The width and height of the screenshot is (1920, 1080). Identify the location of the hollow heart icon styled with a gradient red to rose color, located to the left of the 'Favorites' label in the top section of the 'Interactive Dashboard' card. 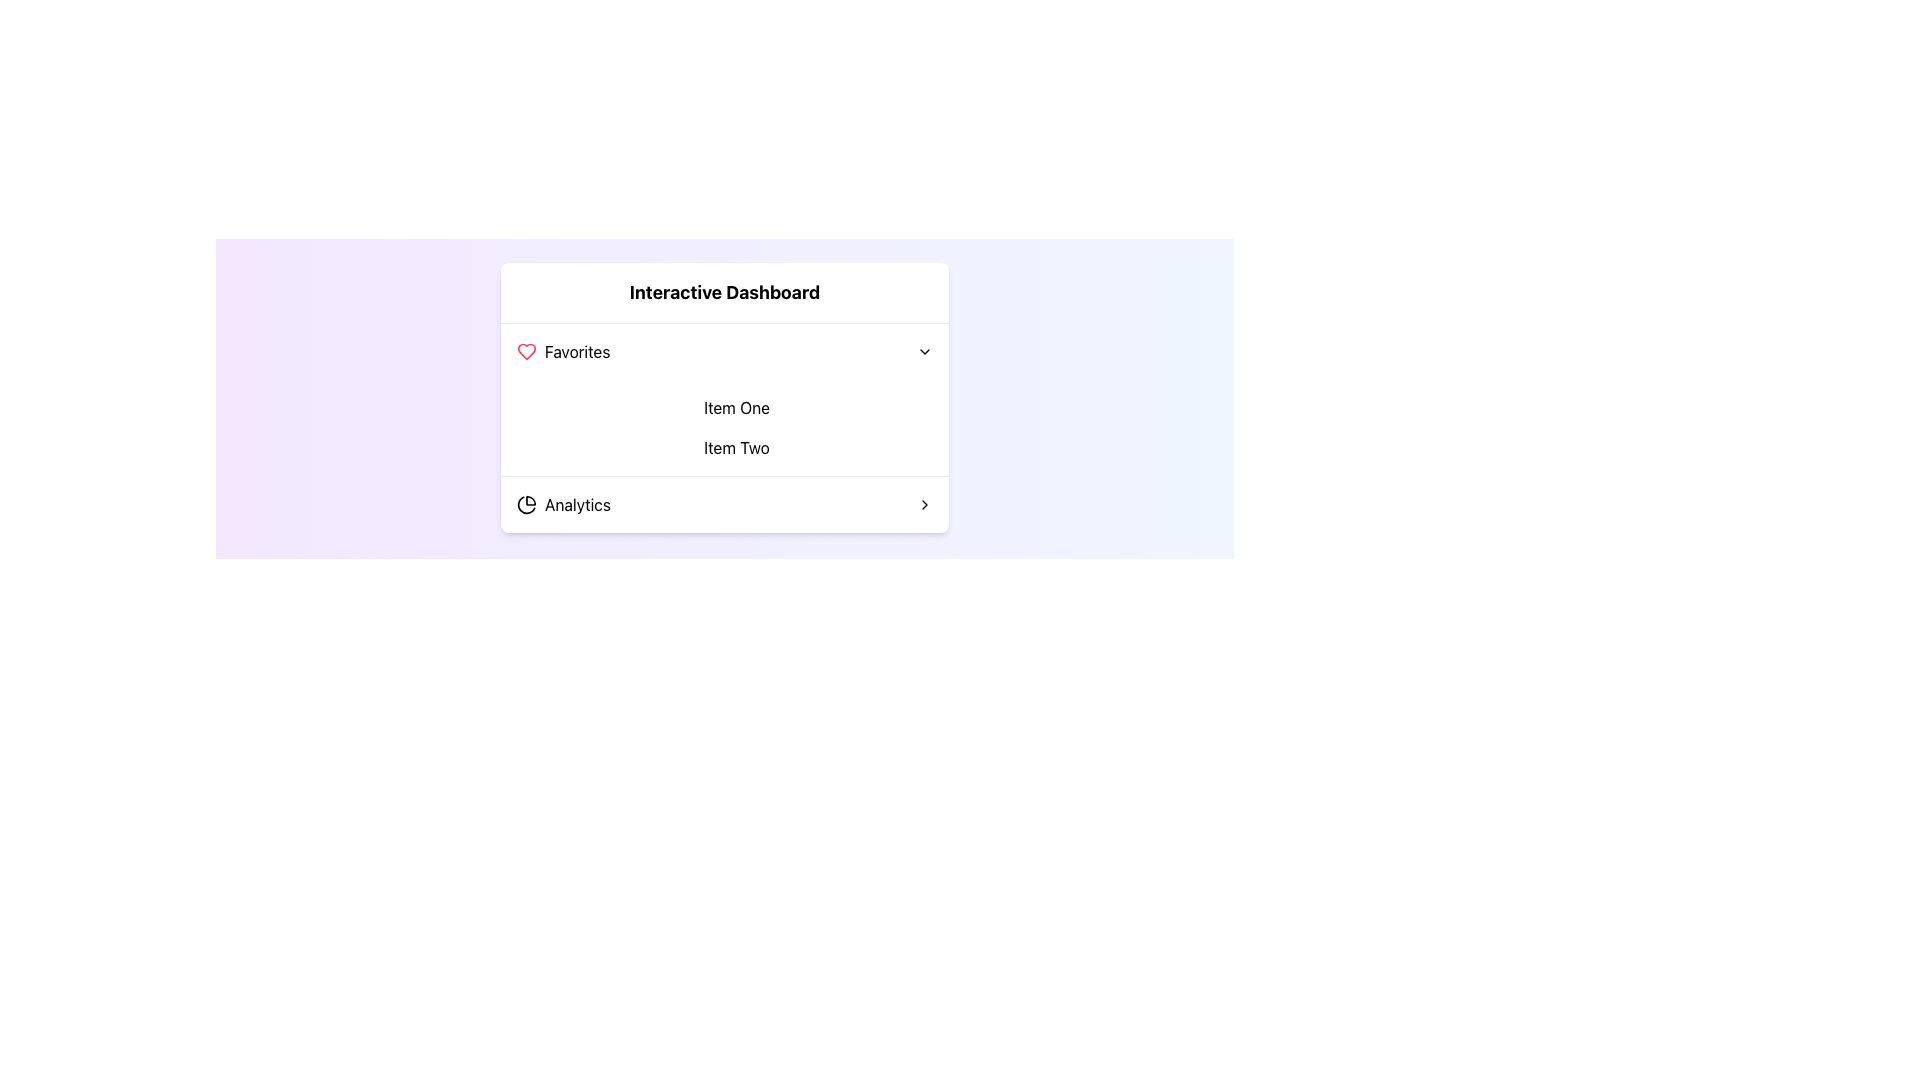
(527, 350).